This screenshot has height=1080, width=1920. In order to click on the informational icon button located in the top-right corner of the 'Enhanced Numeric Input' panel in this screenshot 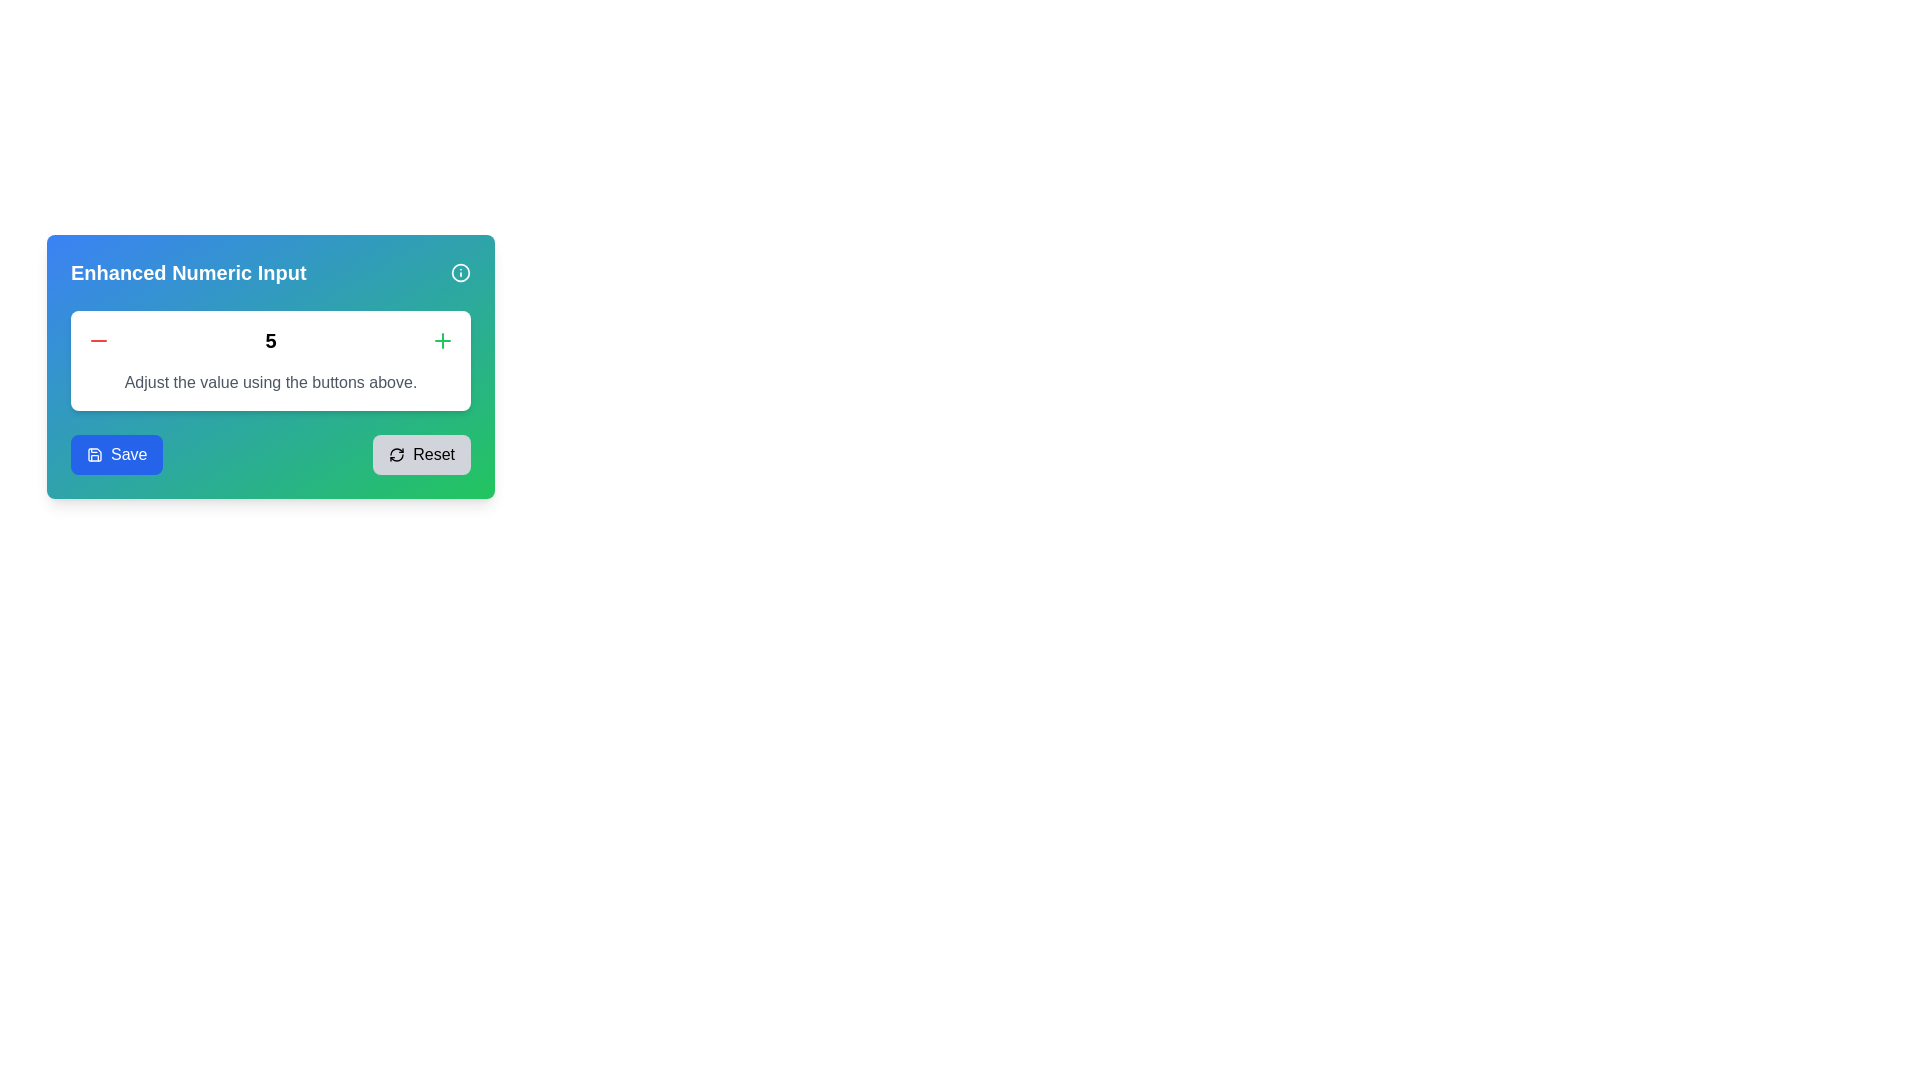, I will do `click(459, 273)`.